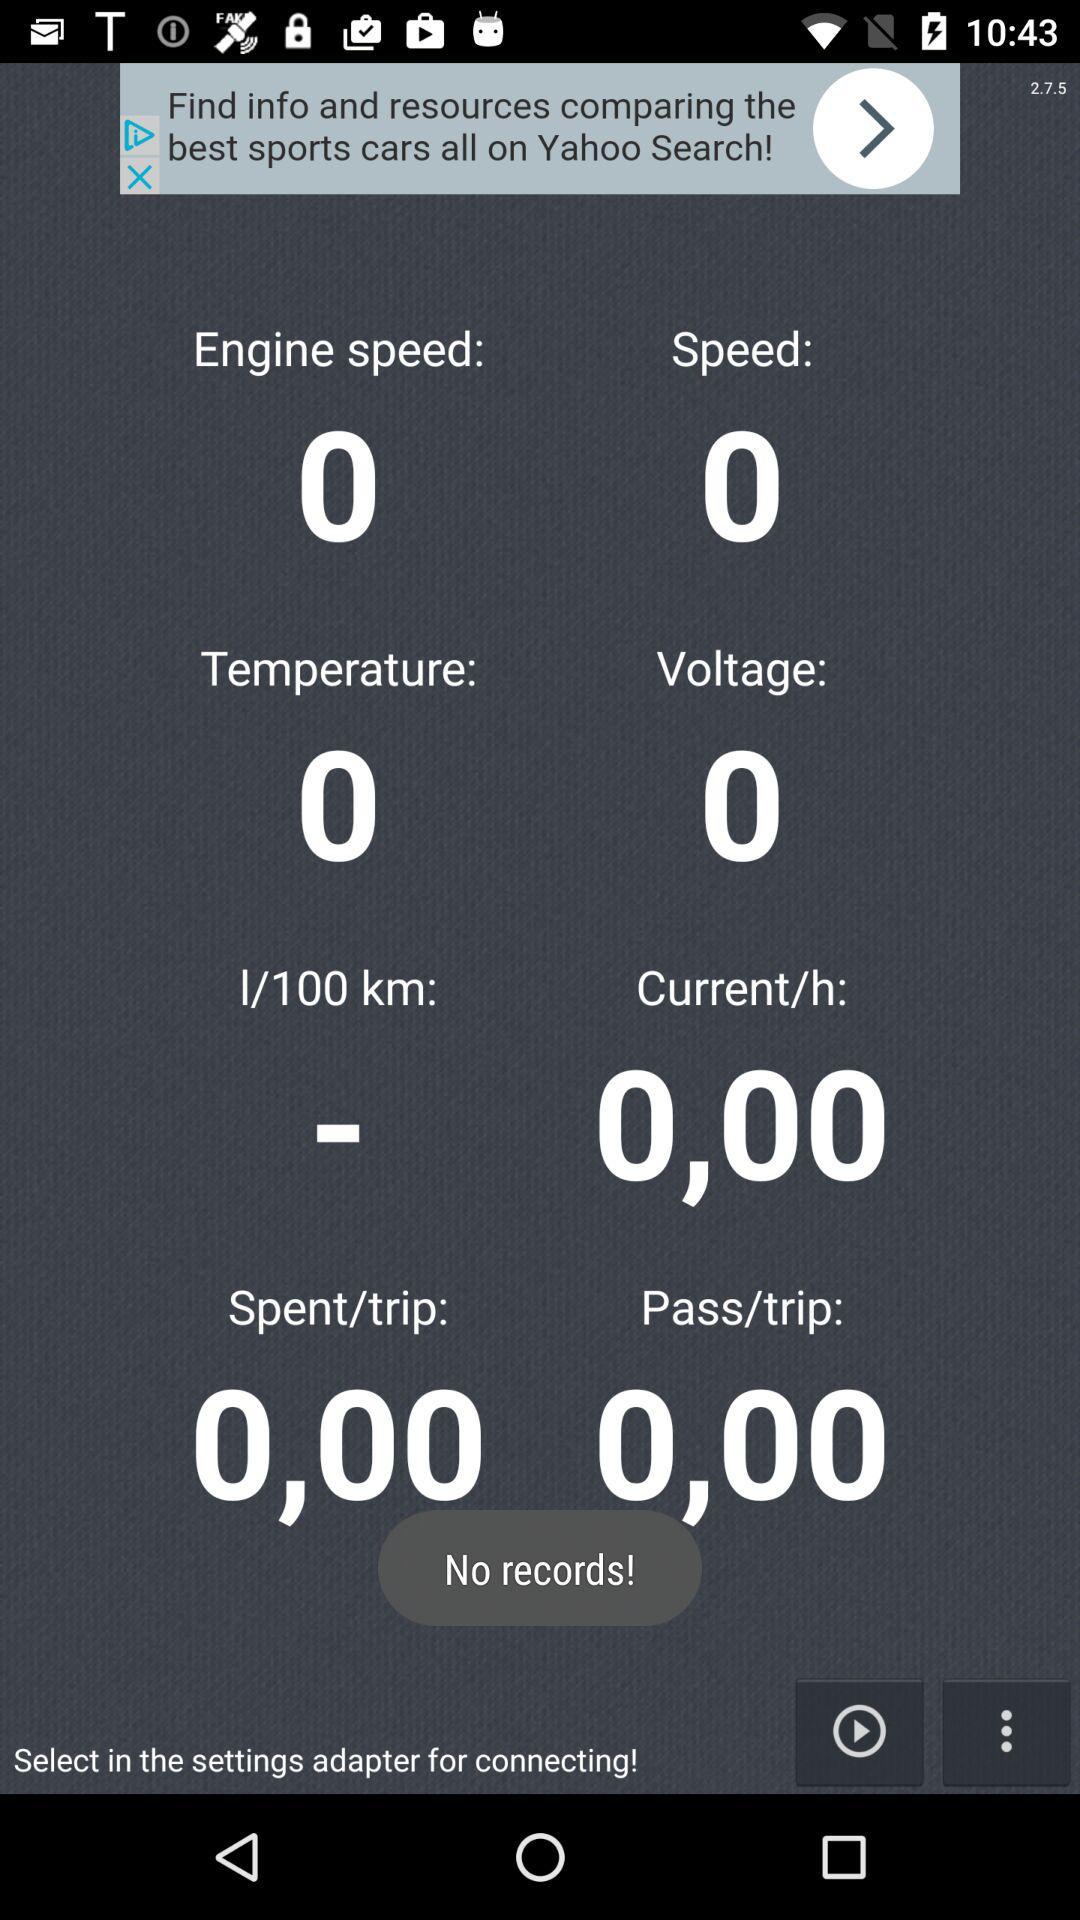 This screenshot has height=1920, width=1080. Describe the element at coordinates (858, 1730) in the screenshot. I see `the play icon` at that location.